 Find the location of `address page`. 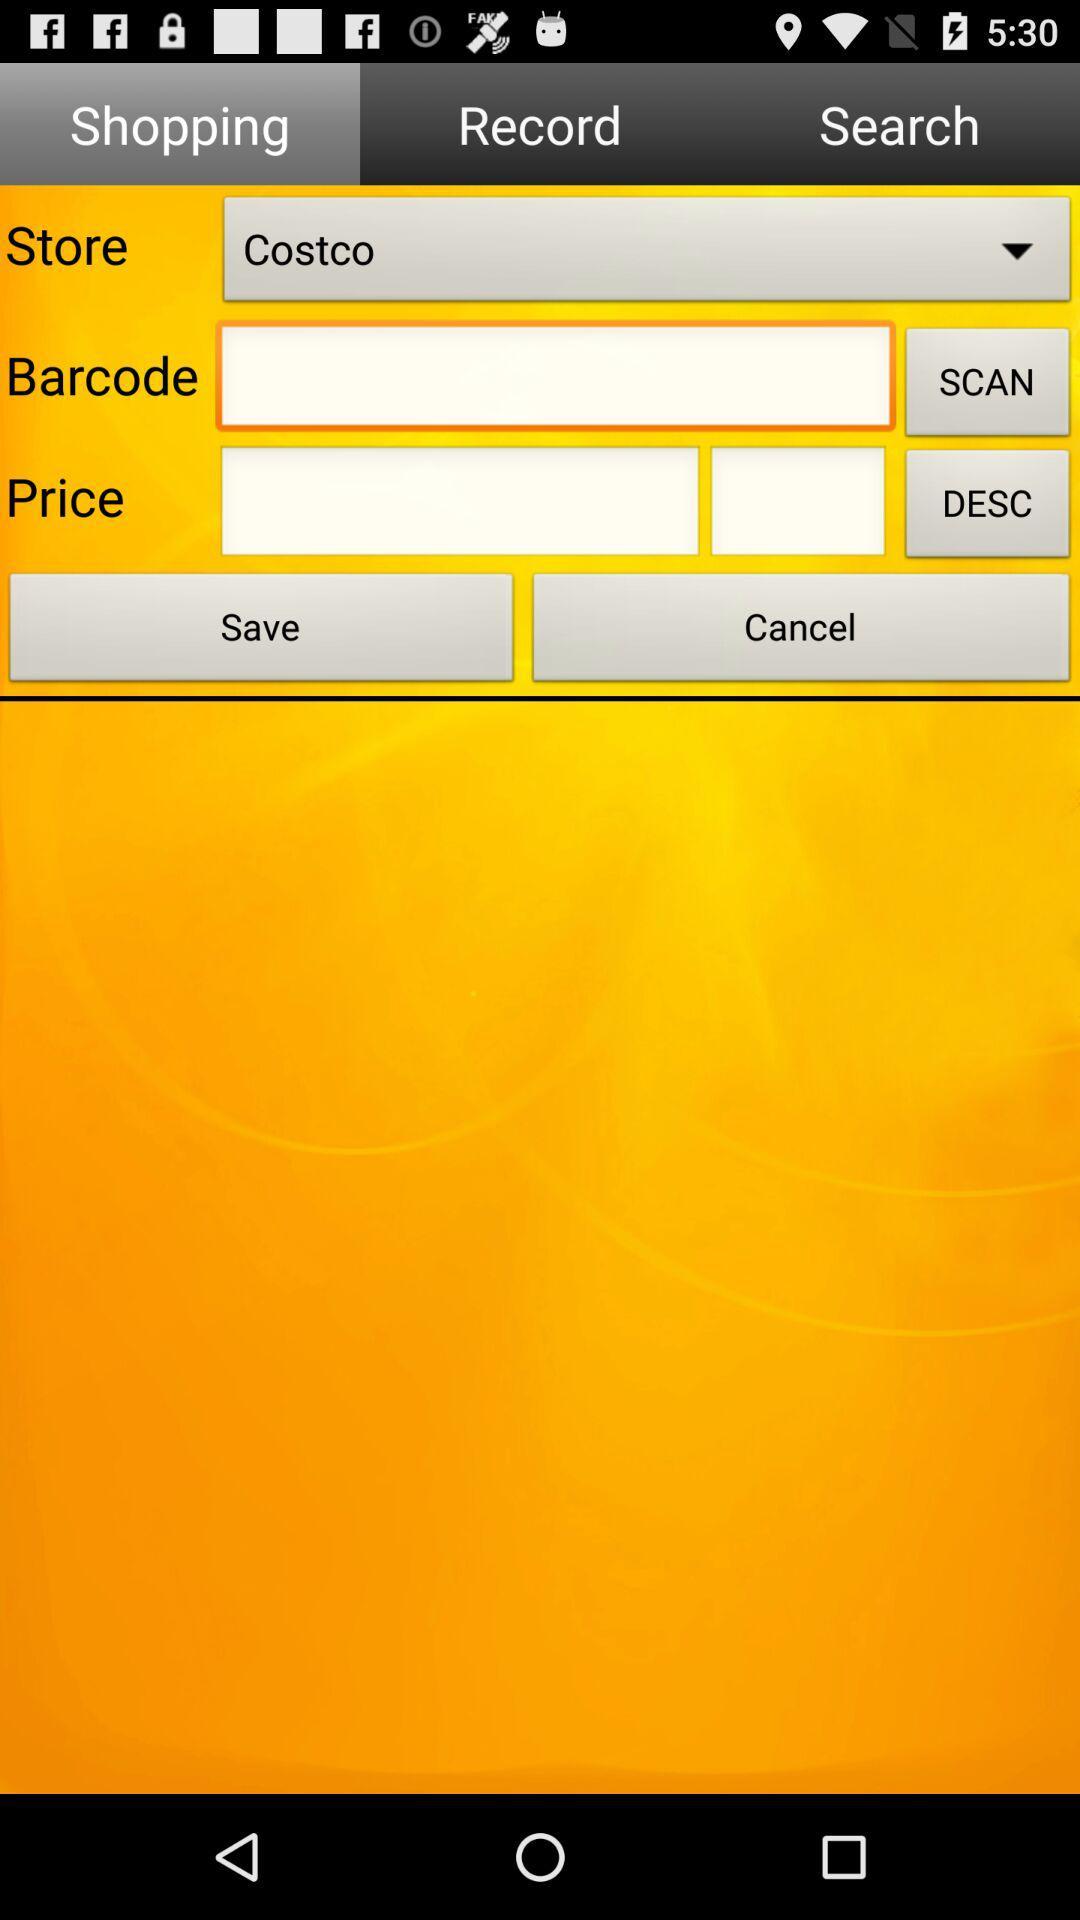

address page is located at coordinates (797, 507).